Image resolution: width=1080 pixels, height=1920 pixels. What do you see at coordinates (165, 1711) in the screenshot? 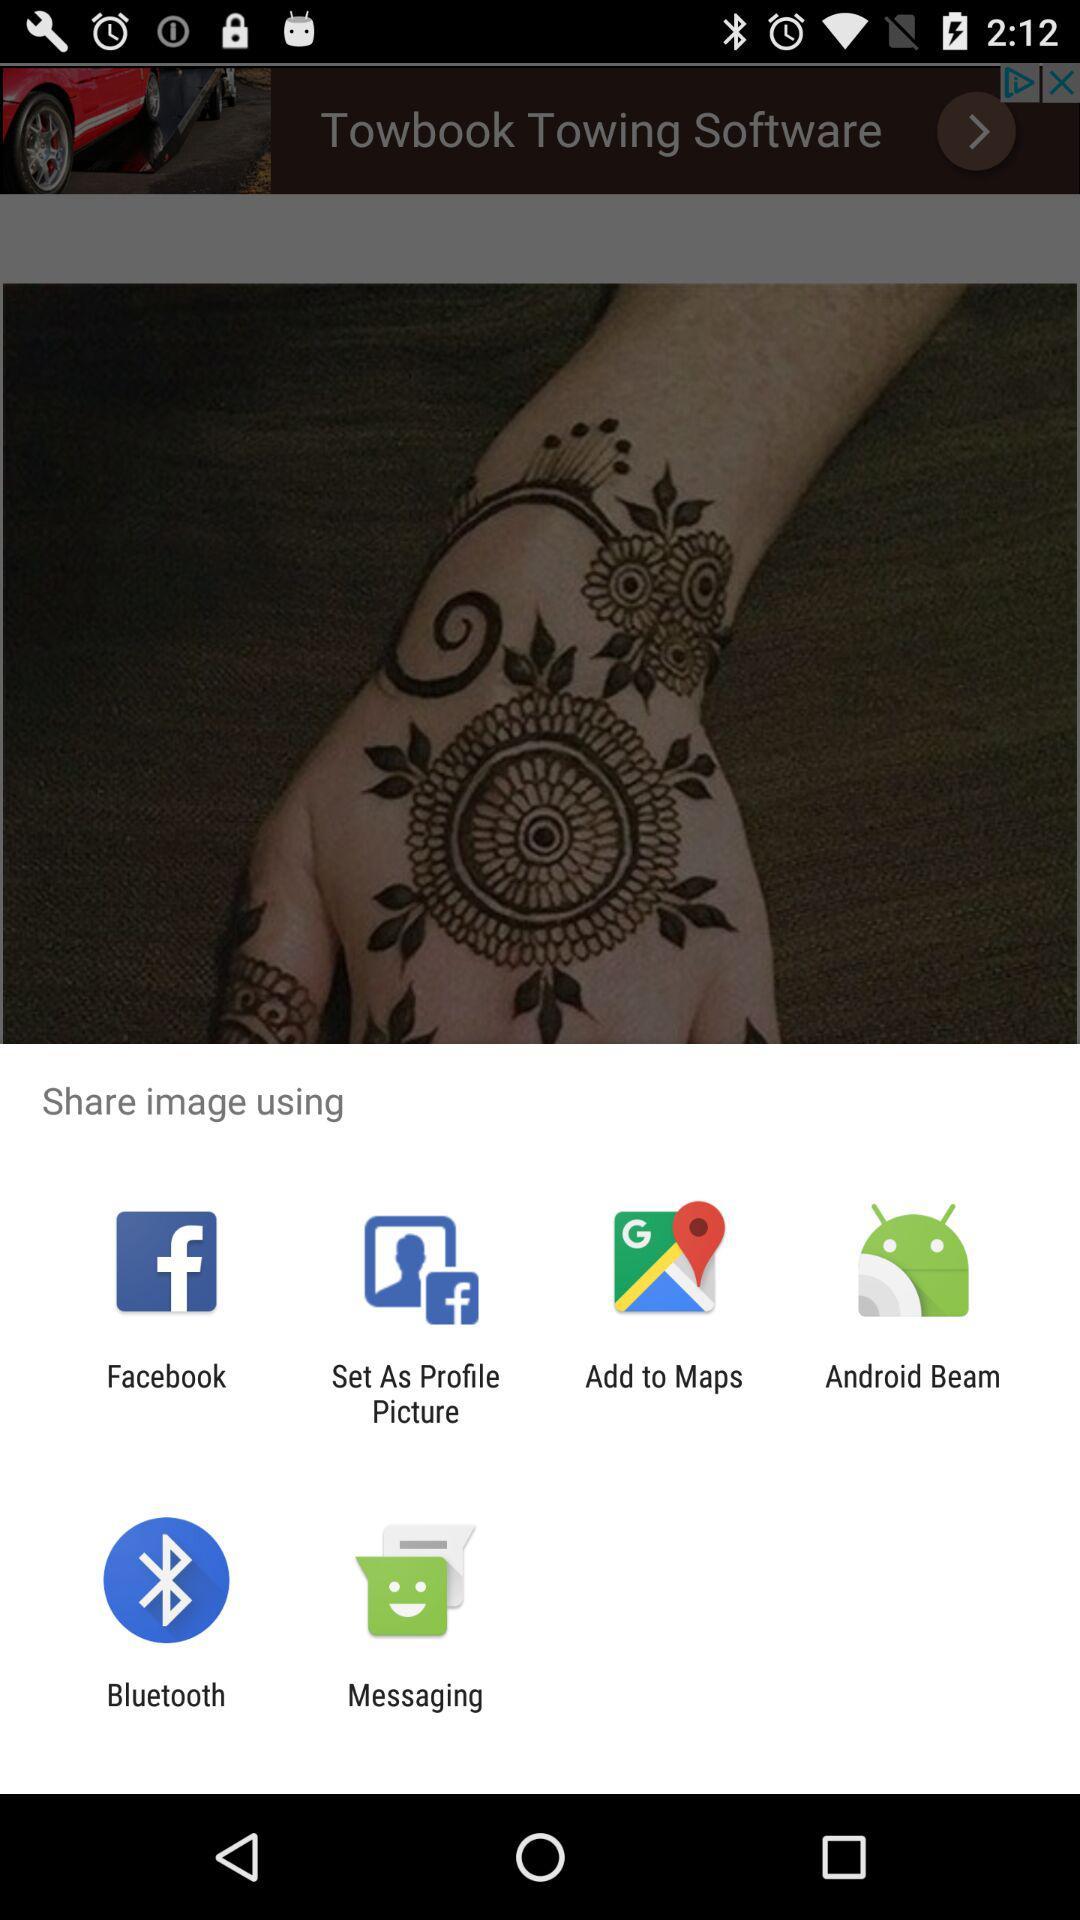
I see `bluetooth item` at bounding box center [165, 1711].